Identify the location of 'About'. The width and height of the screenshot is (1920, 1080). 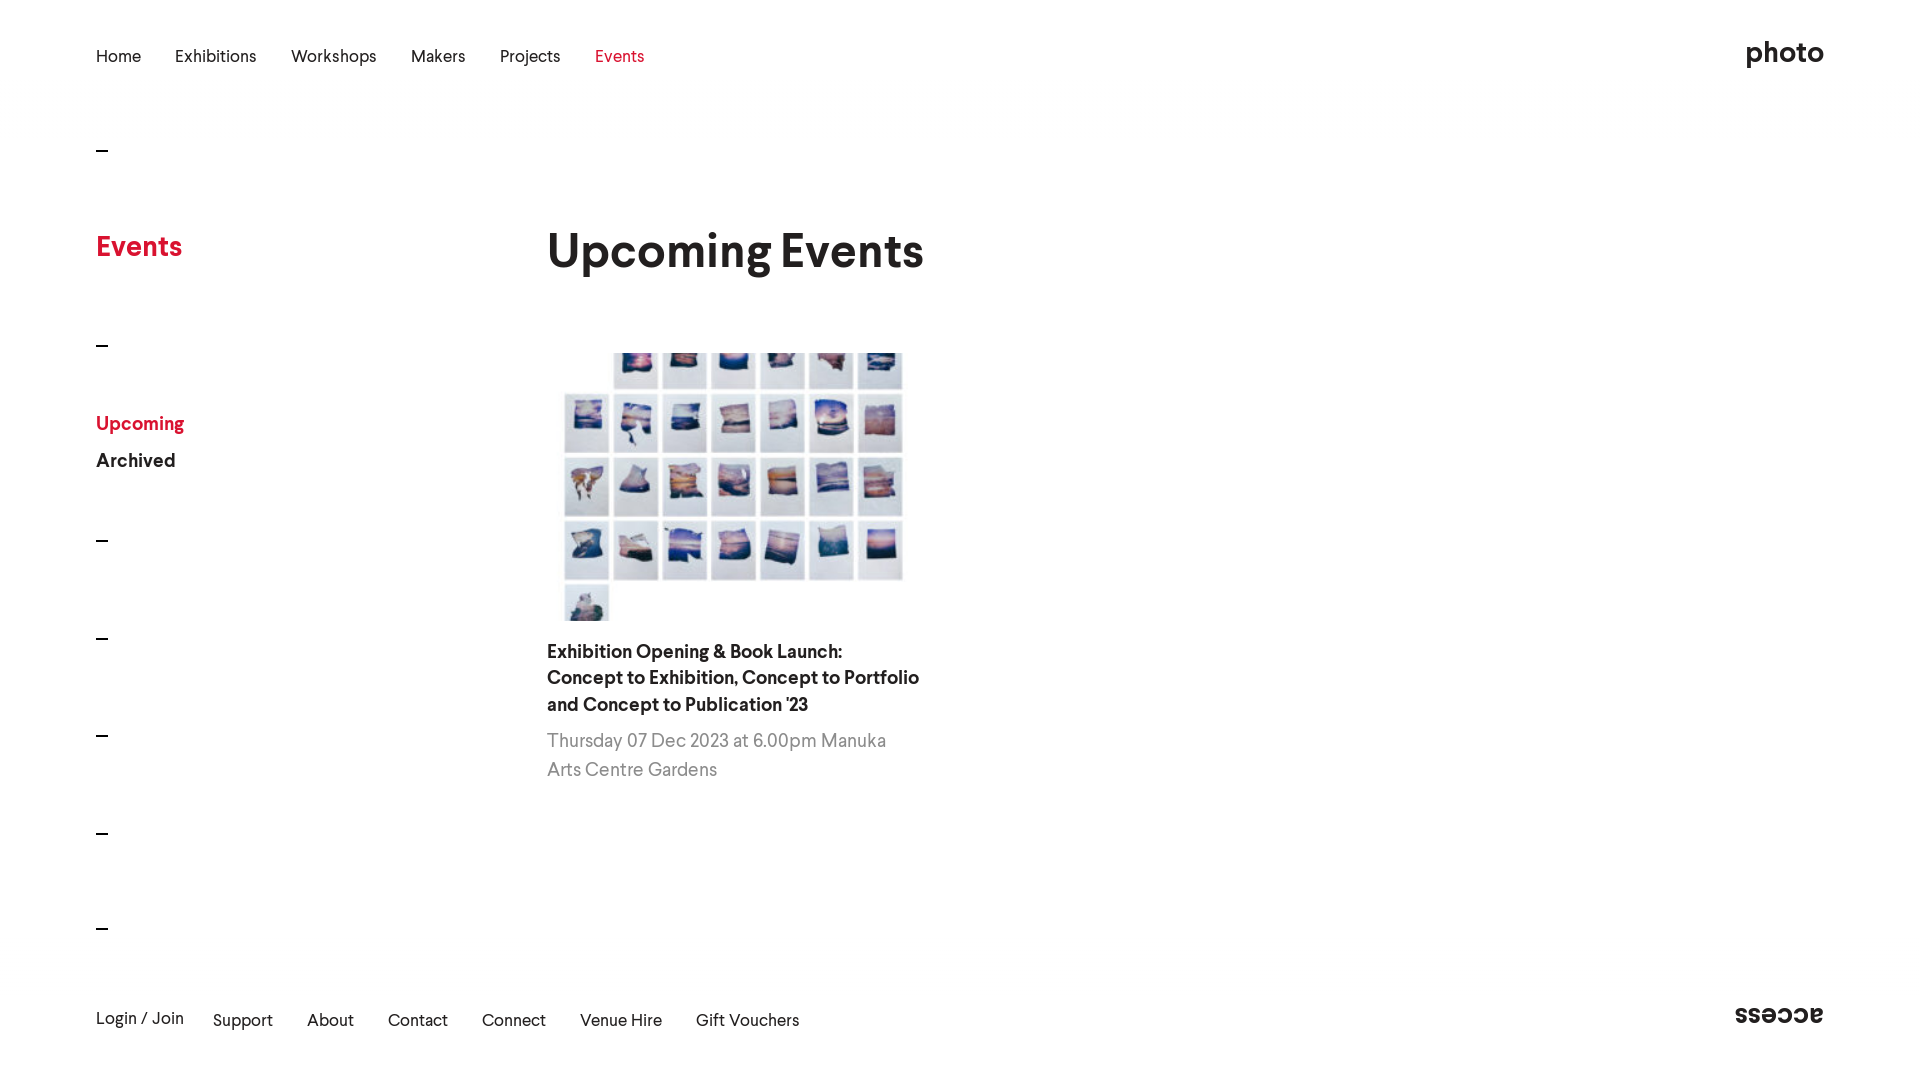
(330, 1021).